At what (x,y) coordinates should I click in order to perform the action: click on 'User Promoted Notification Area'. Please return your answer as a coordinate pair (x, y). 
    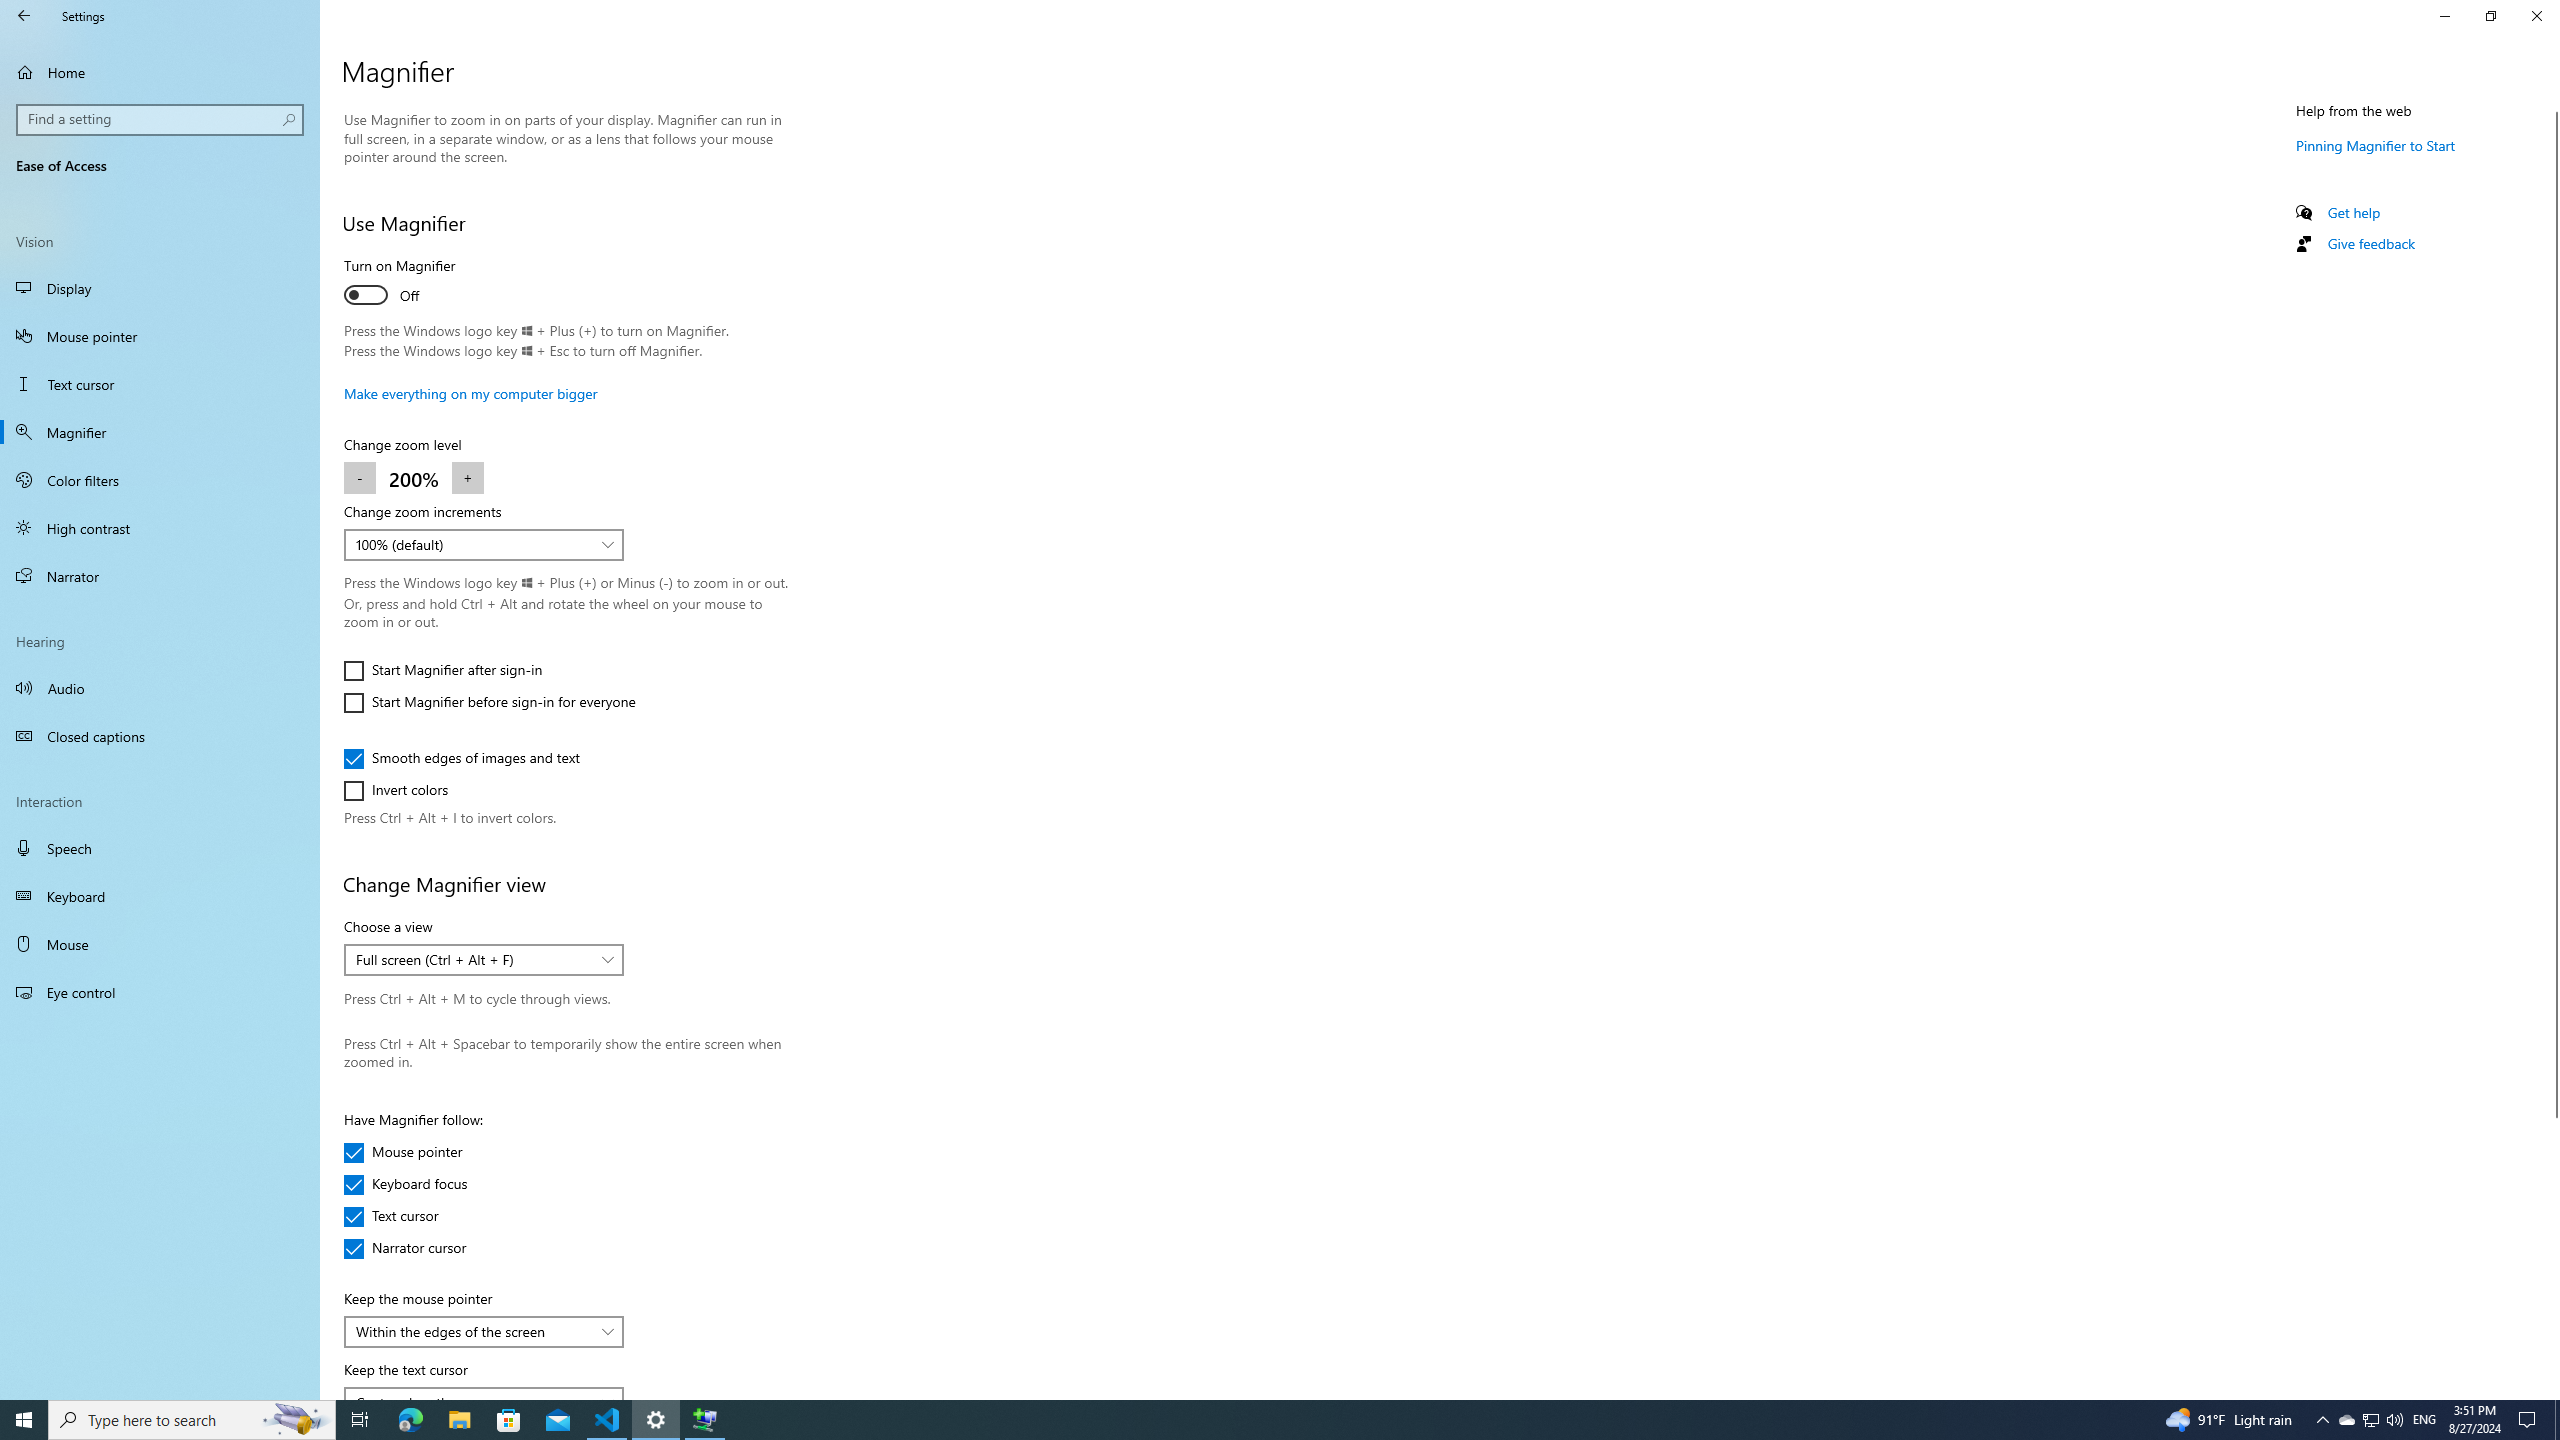
    Looking at the image, I should click on (2369, 1418).